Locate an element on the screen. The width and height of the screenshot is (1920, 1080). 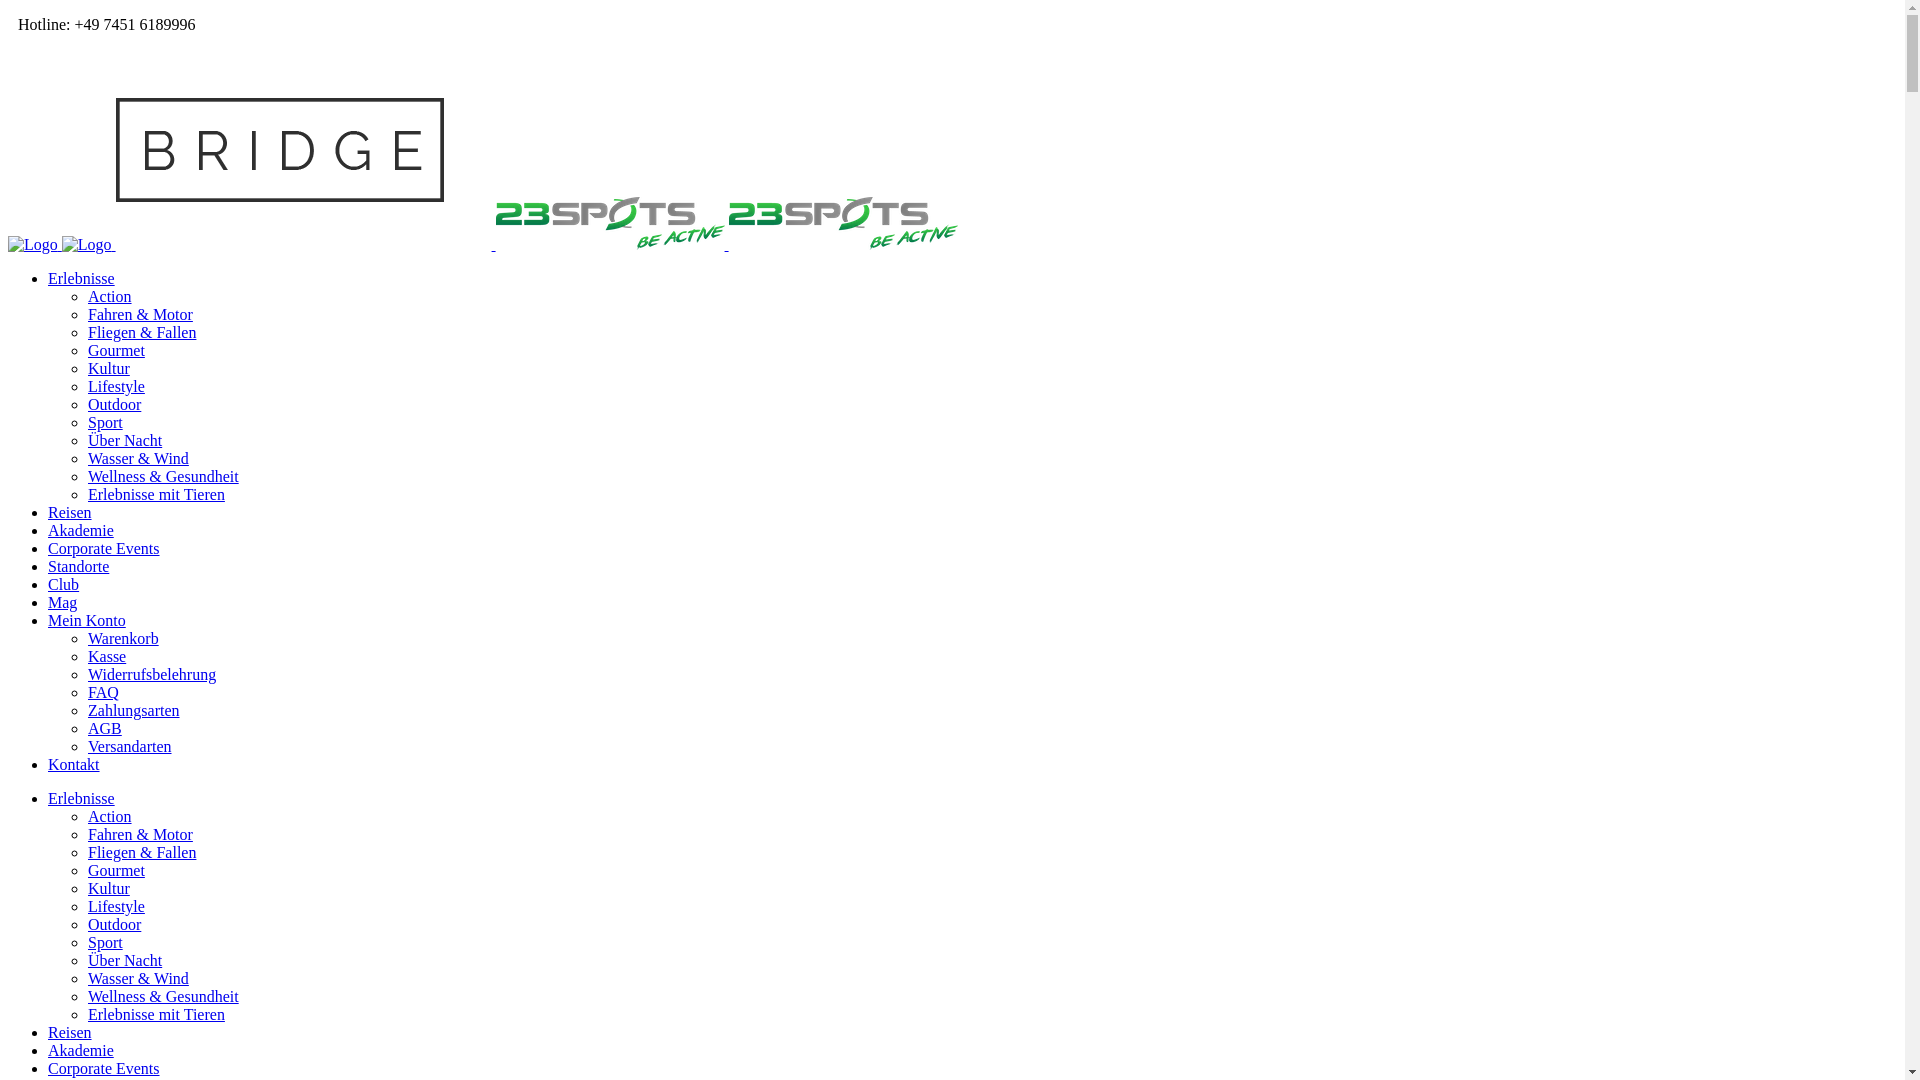
'Mag' is located at coordinates (62, 601).